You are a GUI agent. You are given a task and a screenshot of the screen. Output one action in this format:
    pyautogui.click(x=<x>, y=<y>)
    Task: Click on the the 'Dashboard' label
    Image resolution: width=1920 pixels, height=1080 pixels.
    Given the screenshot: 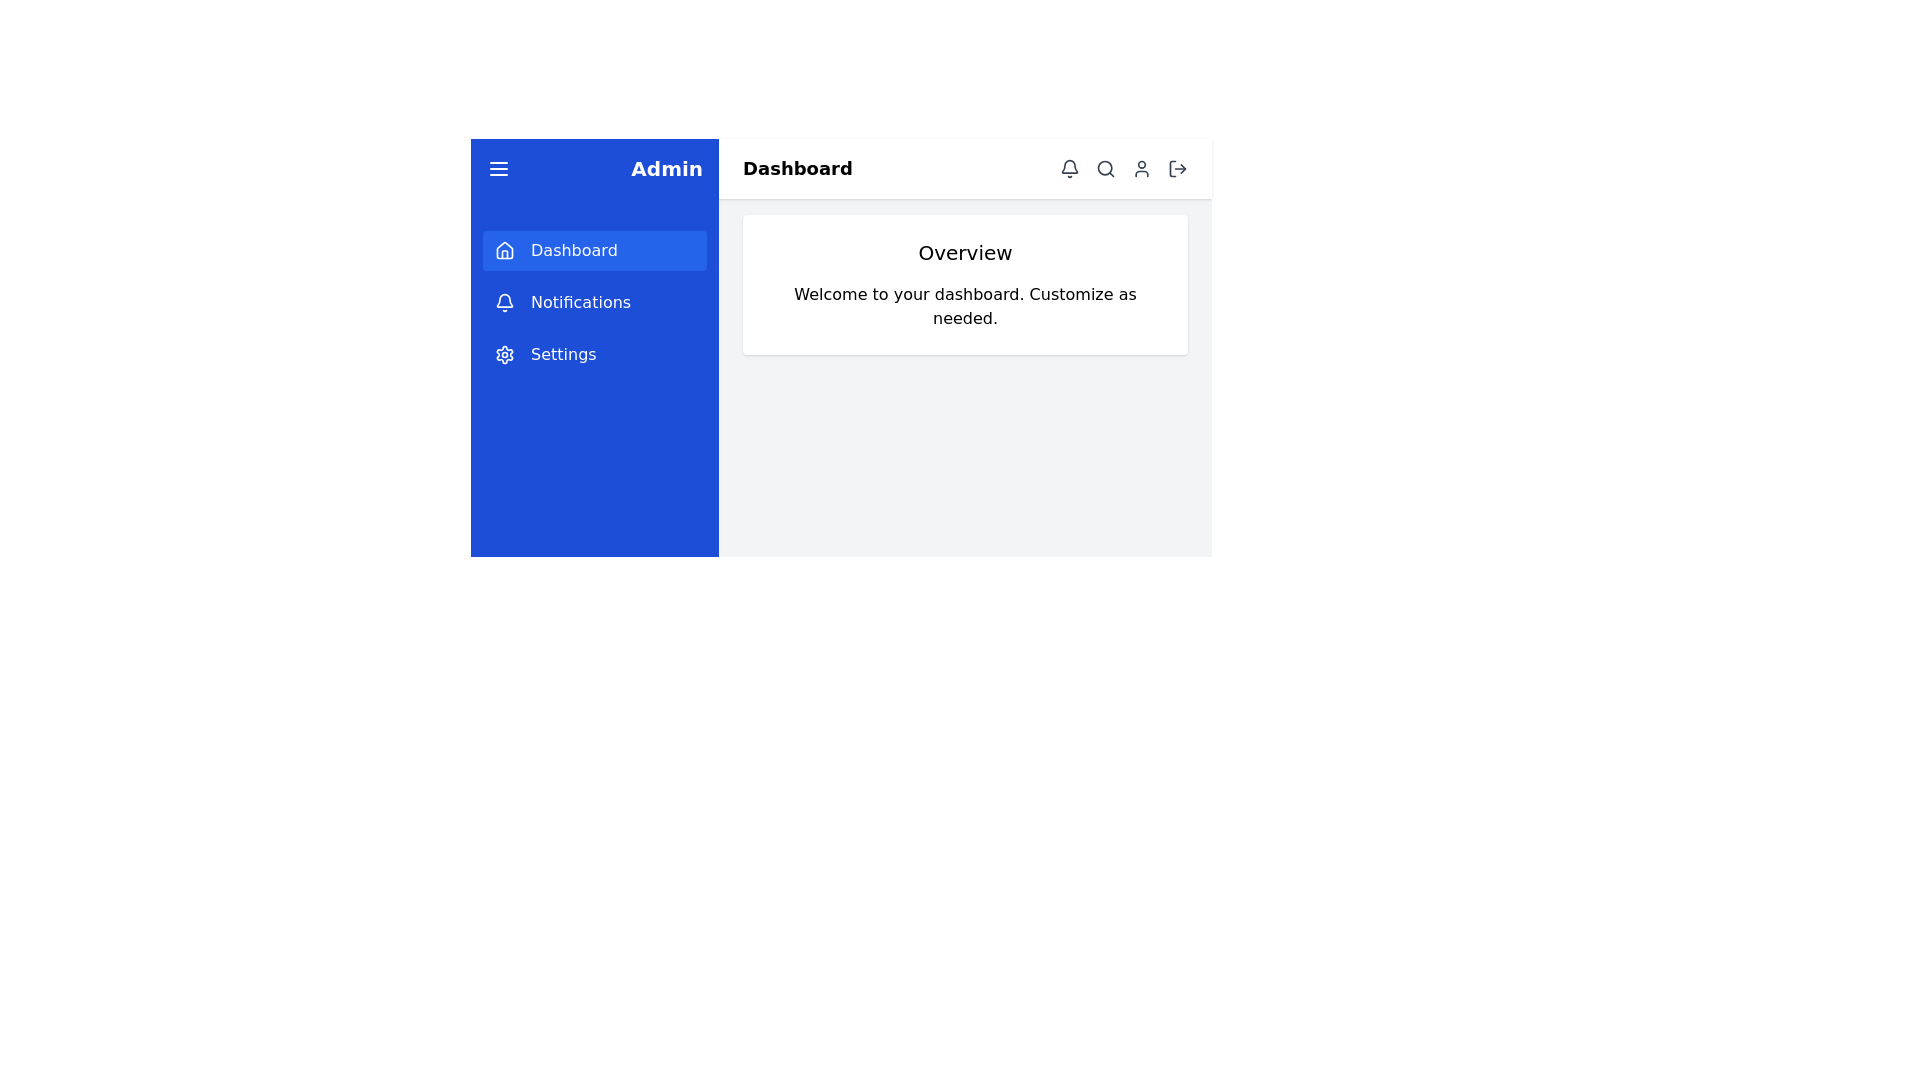 What is the action you would take?
    pyautogui.click(x=573, y=249)
    